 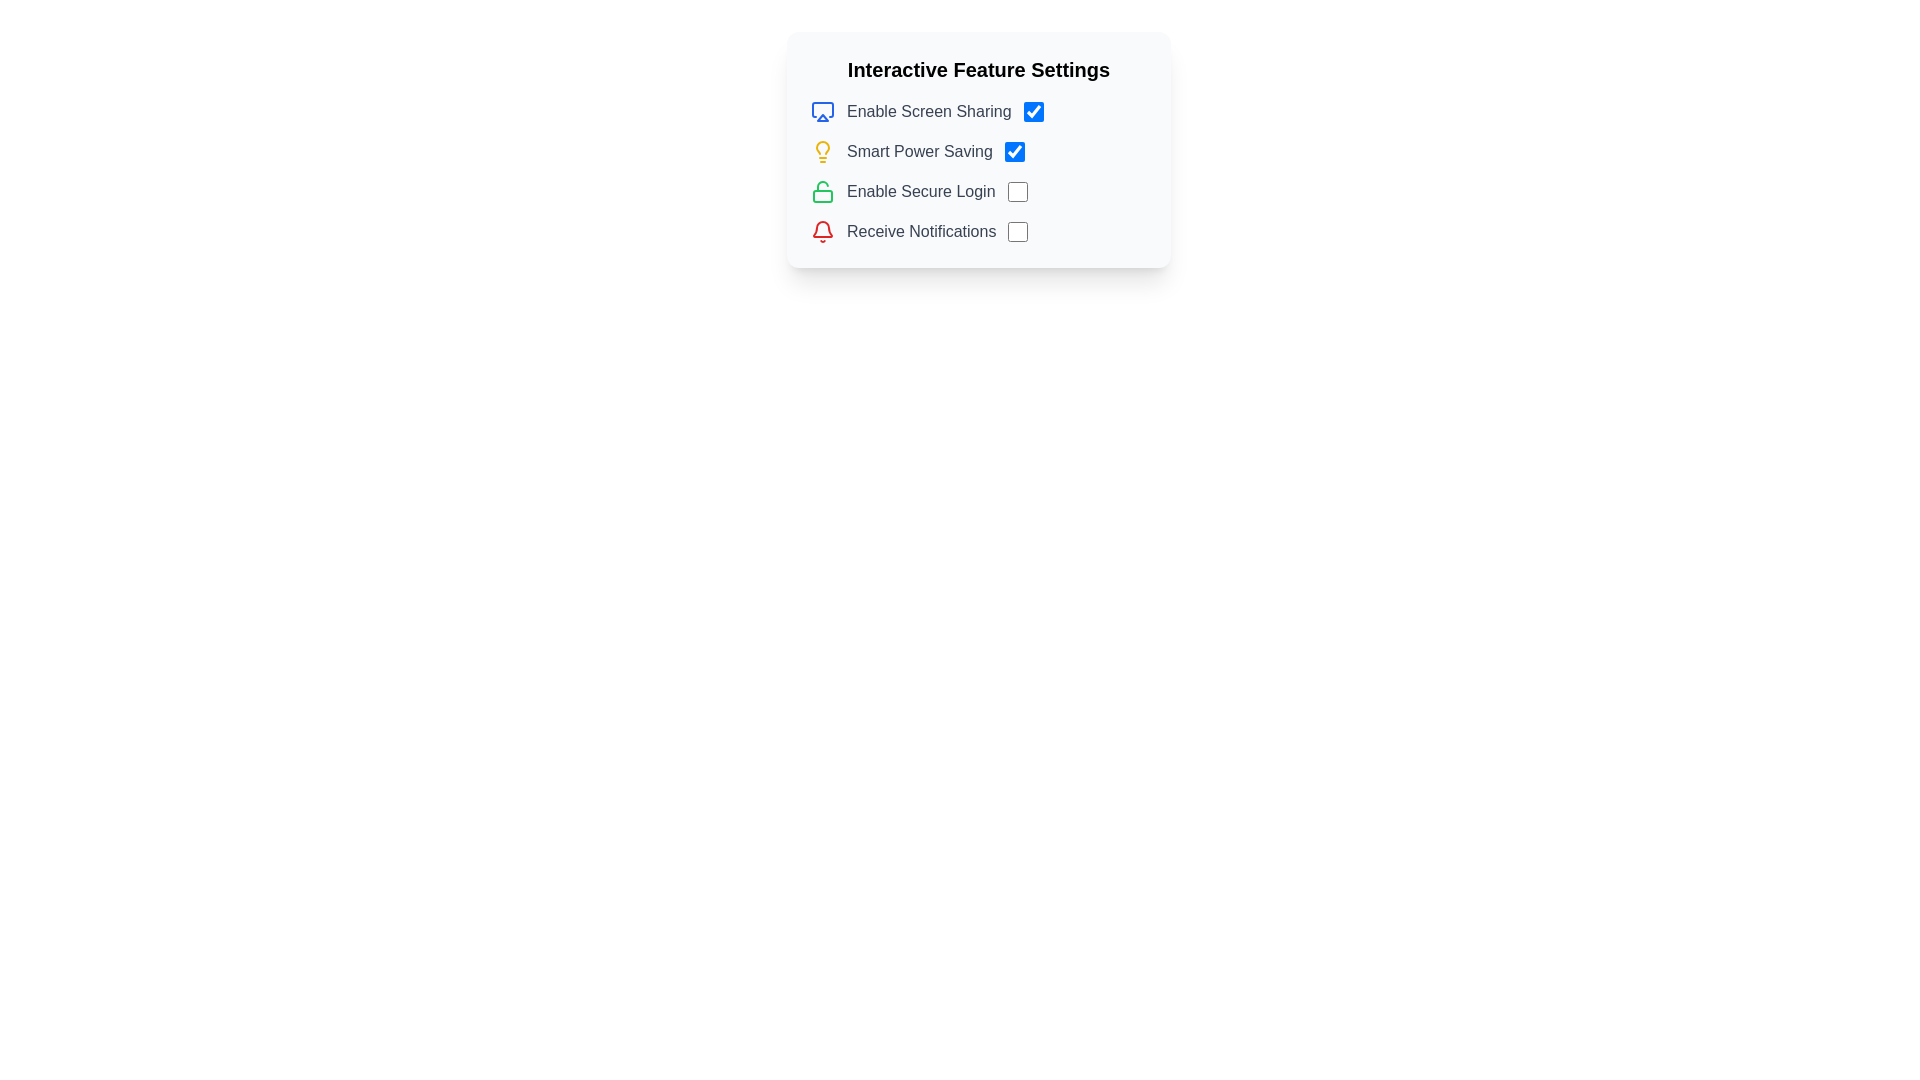 I want to click on the group of labeled checkboxes with icons under the 'Interactive Feature Settings' to read its description, so click(x=979, y=171).